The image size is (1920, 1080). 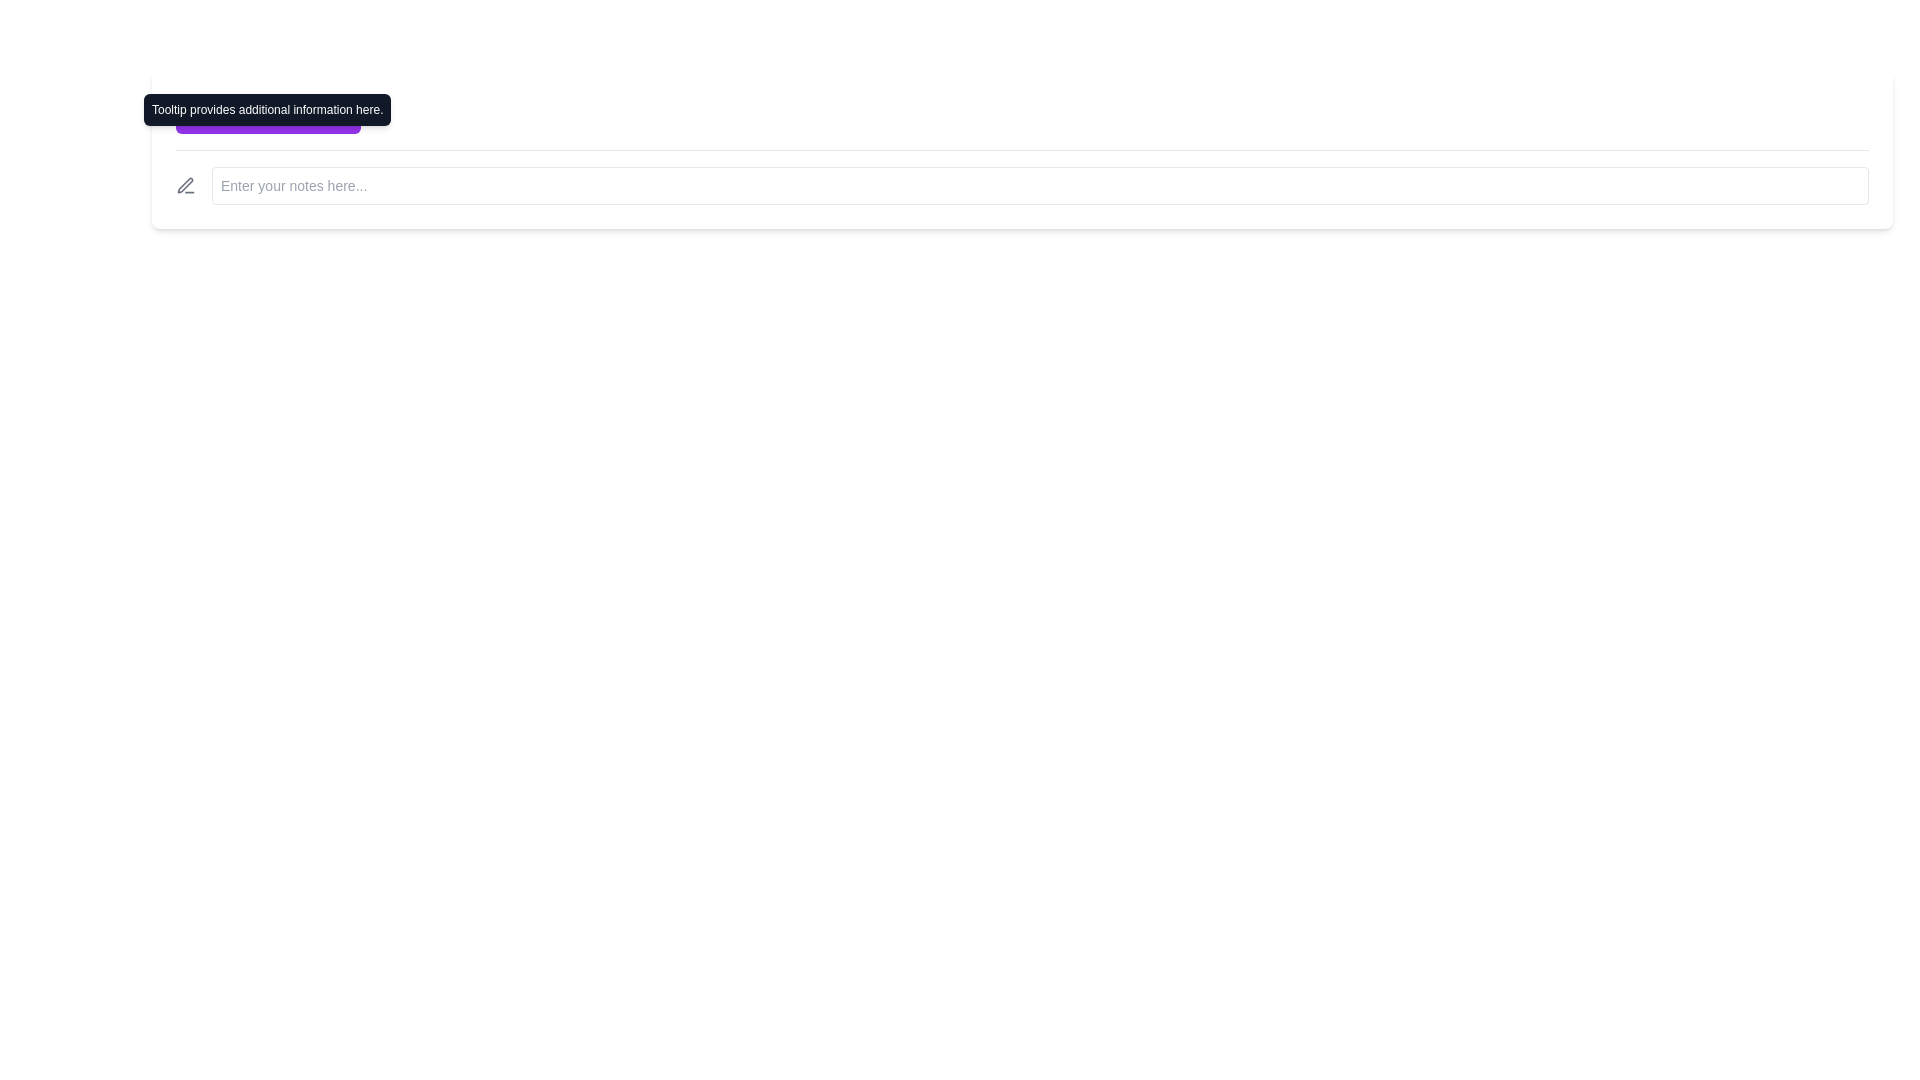 I want to click on the circular 'info' icon with a purple stroke, positioned to the left of the 'Hover for Info' button, so click(x=201, y=114).